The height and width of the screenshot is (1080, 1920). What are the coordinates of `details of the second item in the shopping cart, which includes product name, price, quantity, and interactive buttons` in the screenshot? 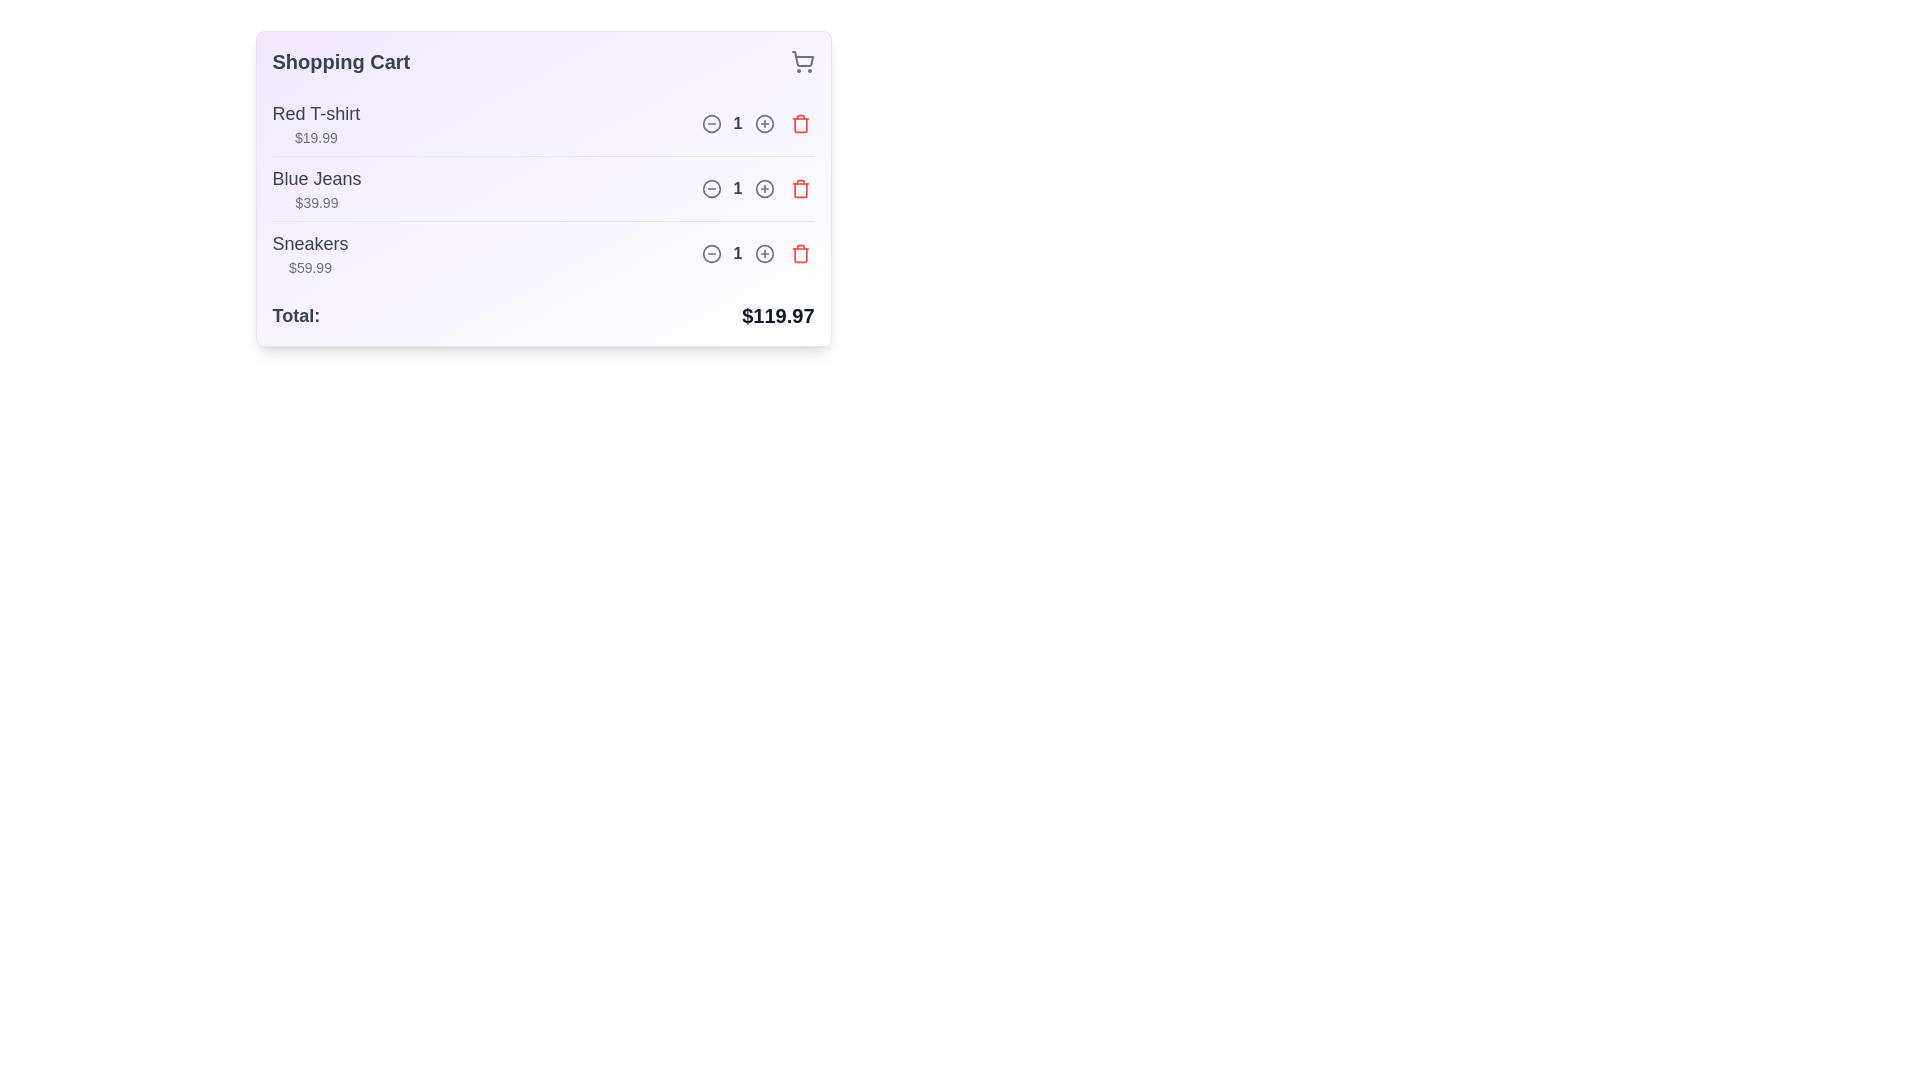 It's located at (543, 189).